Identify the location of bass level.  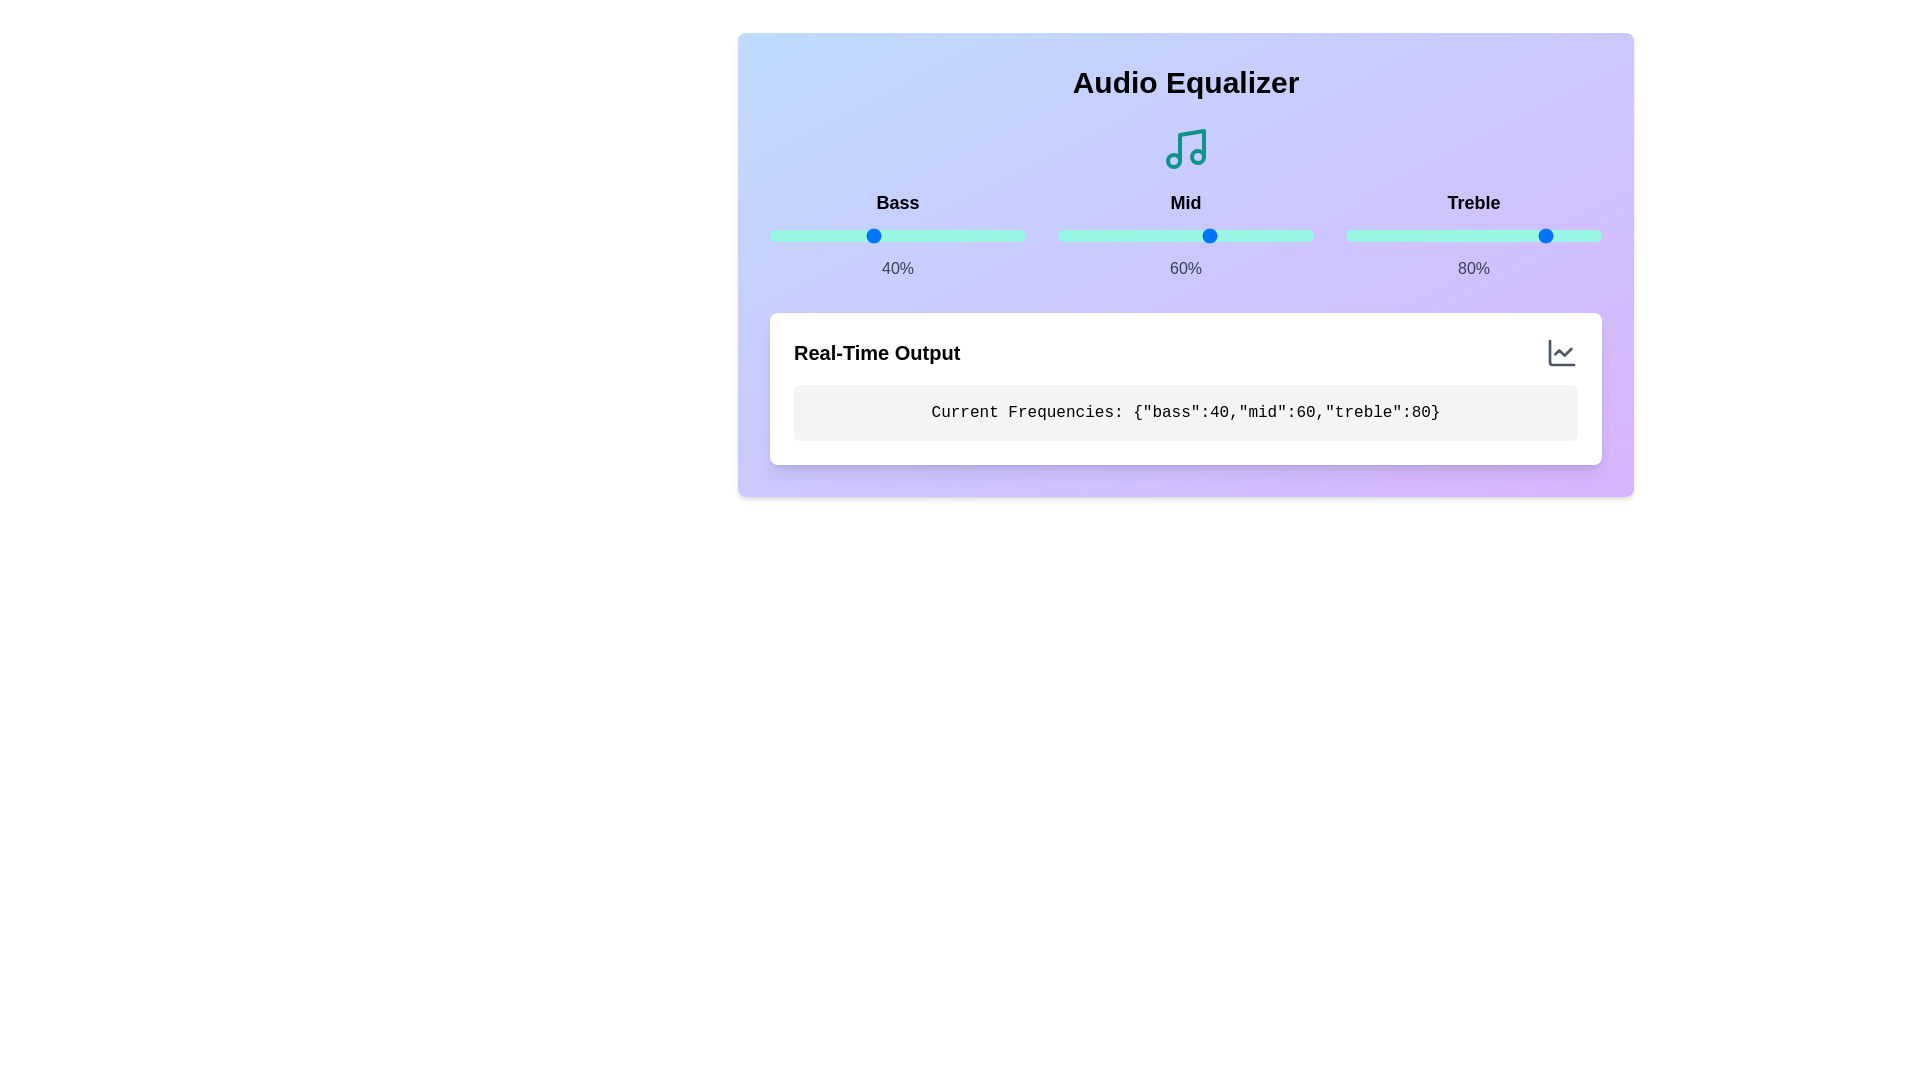
(995, 234).